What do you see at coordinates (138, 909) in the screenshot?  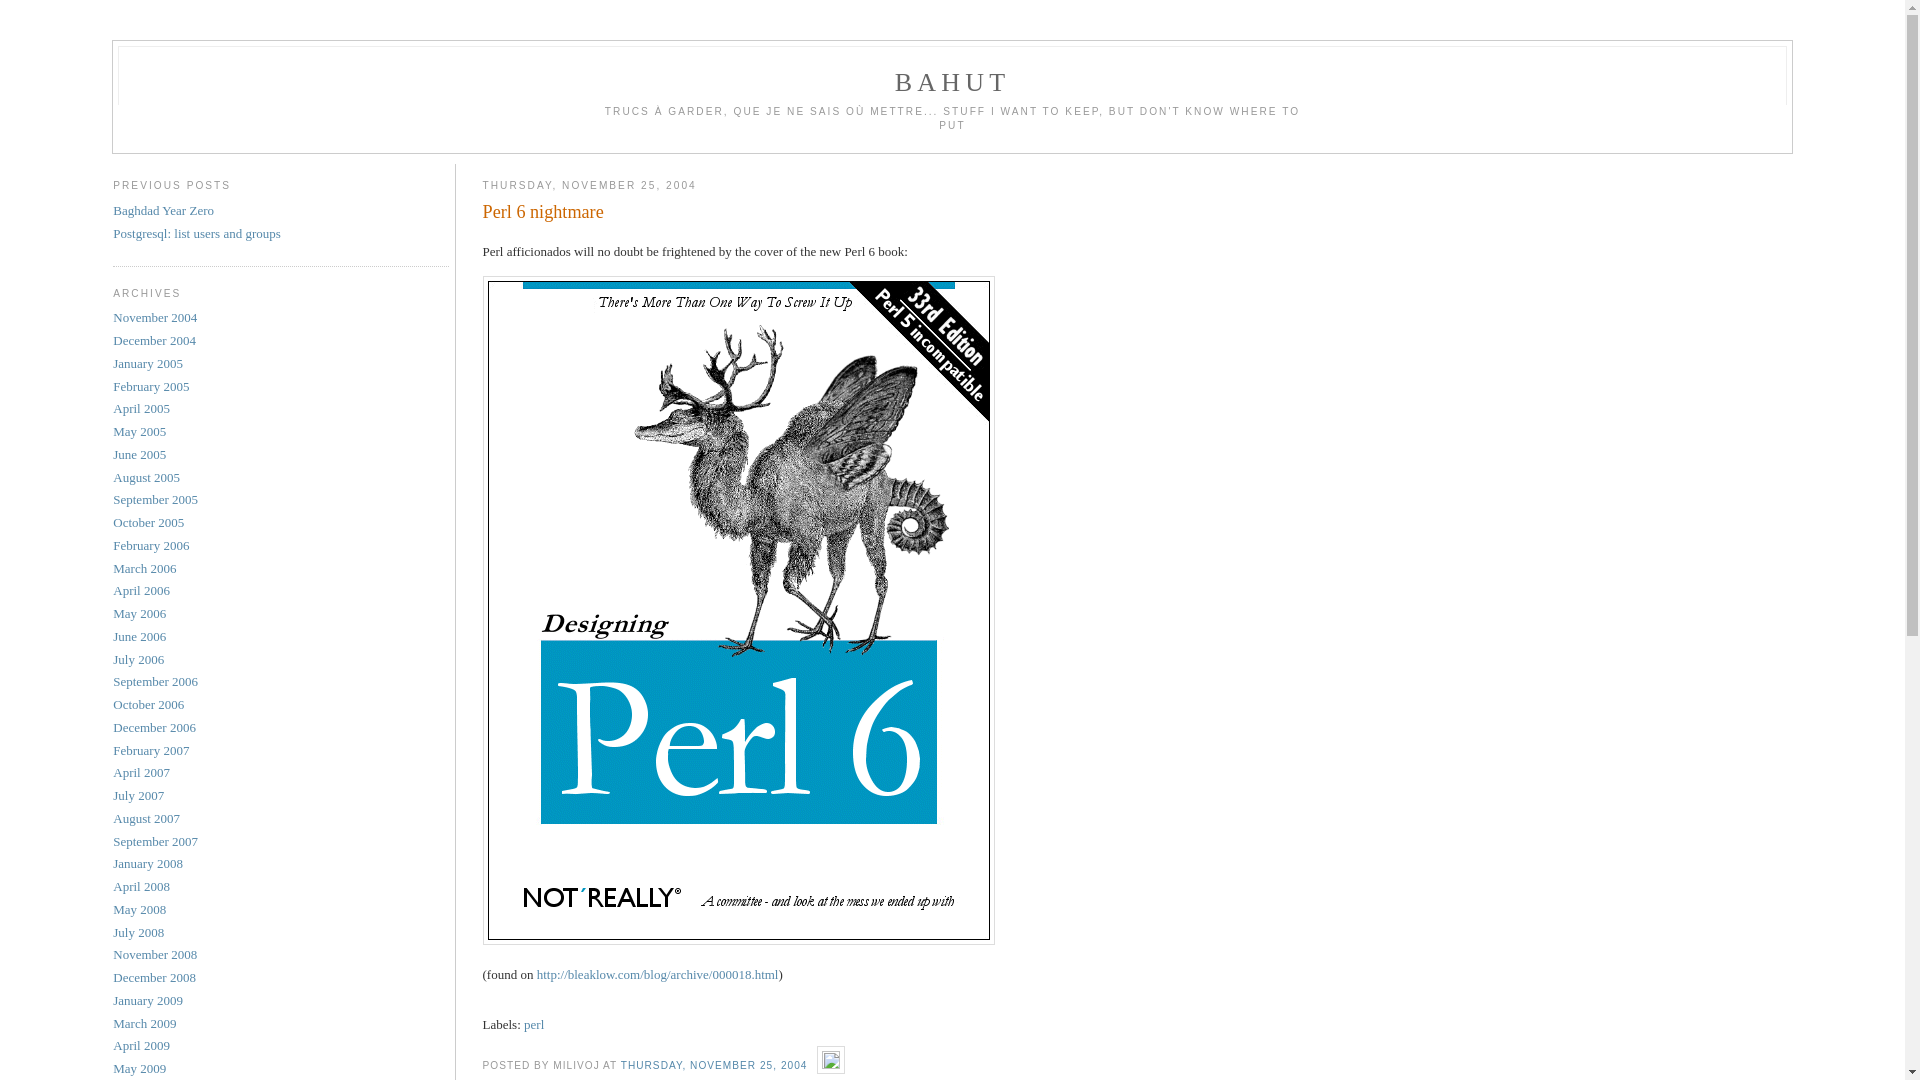 I see `'May 2008'` at bounding box center [138, 909].